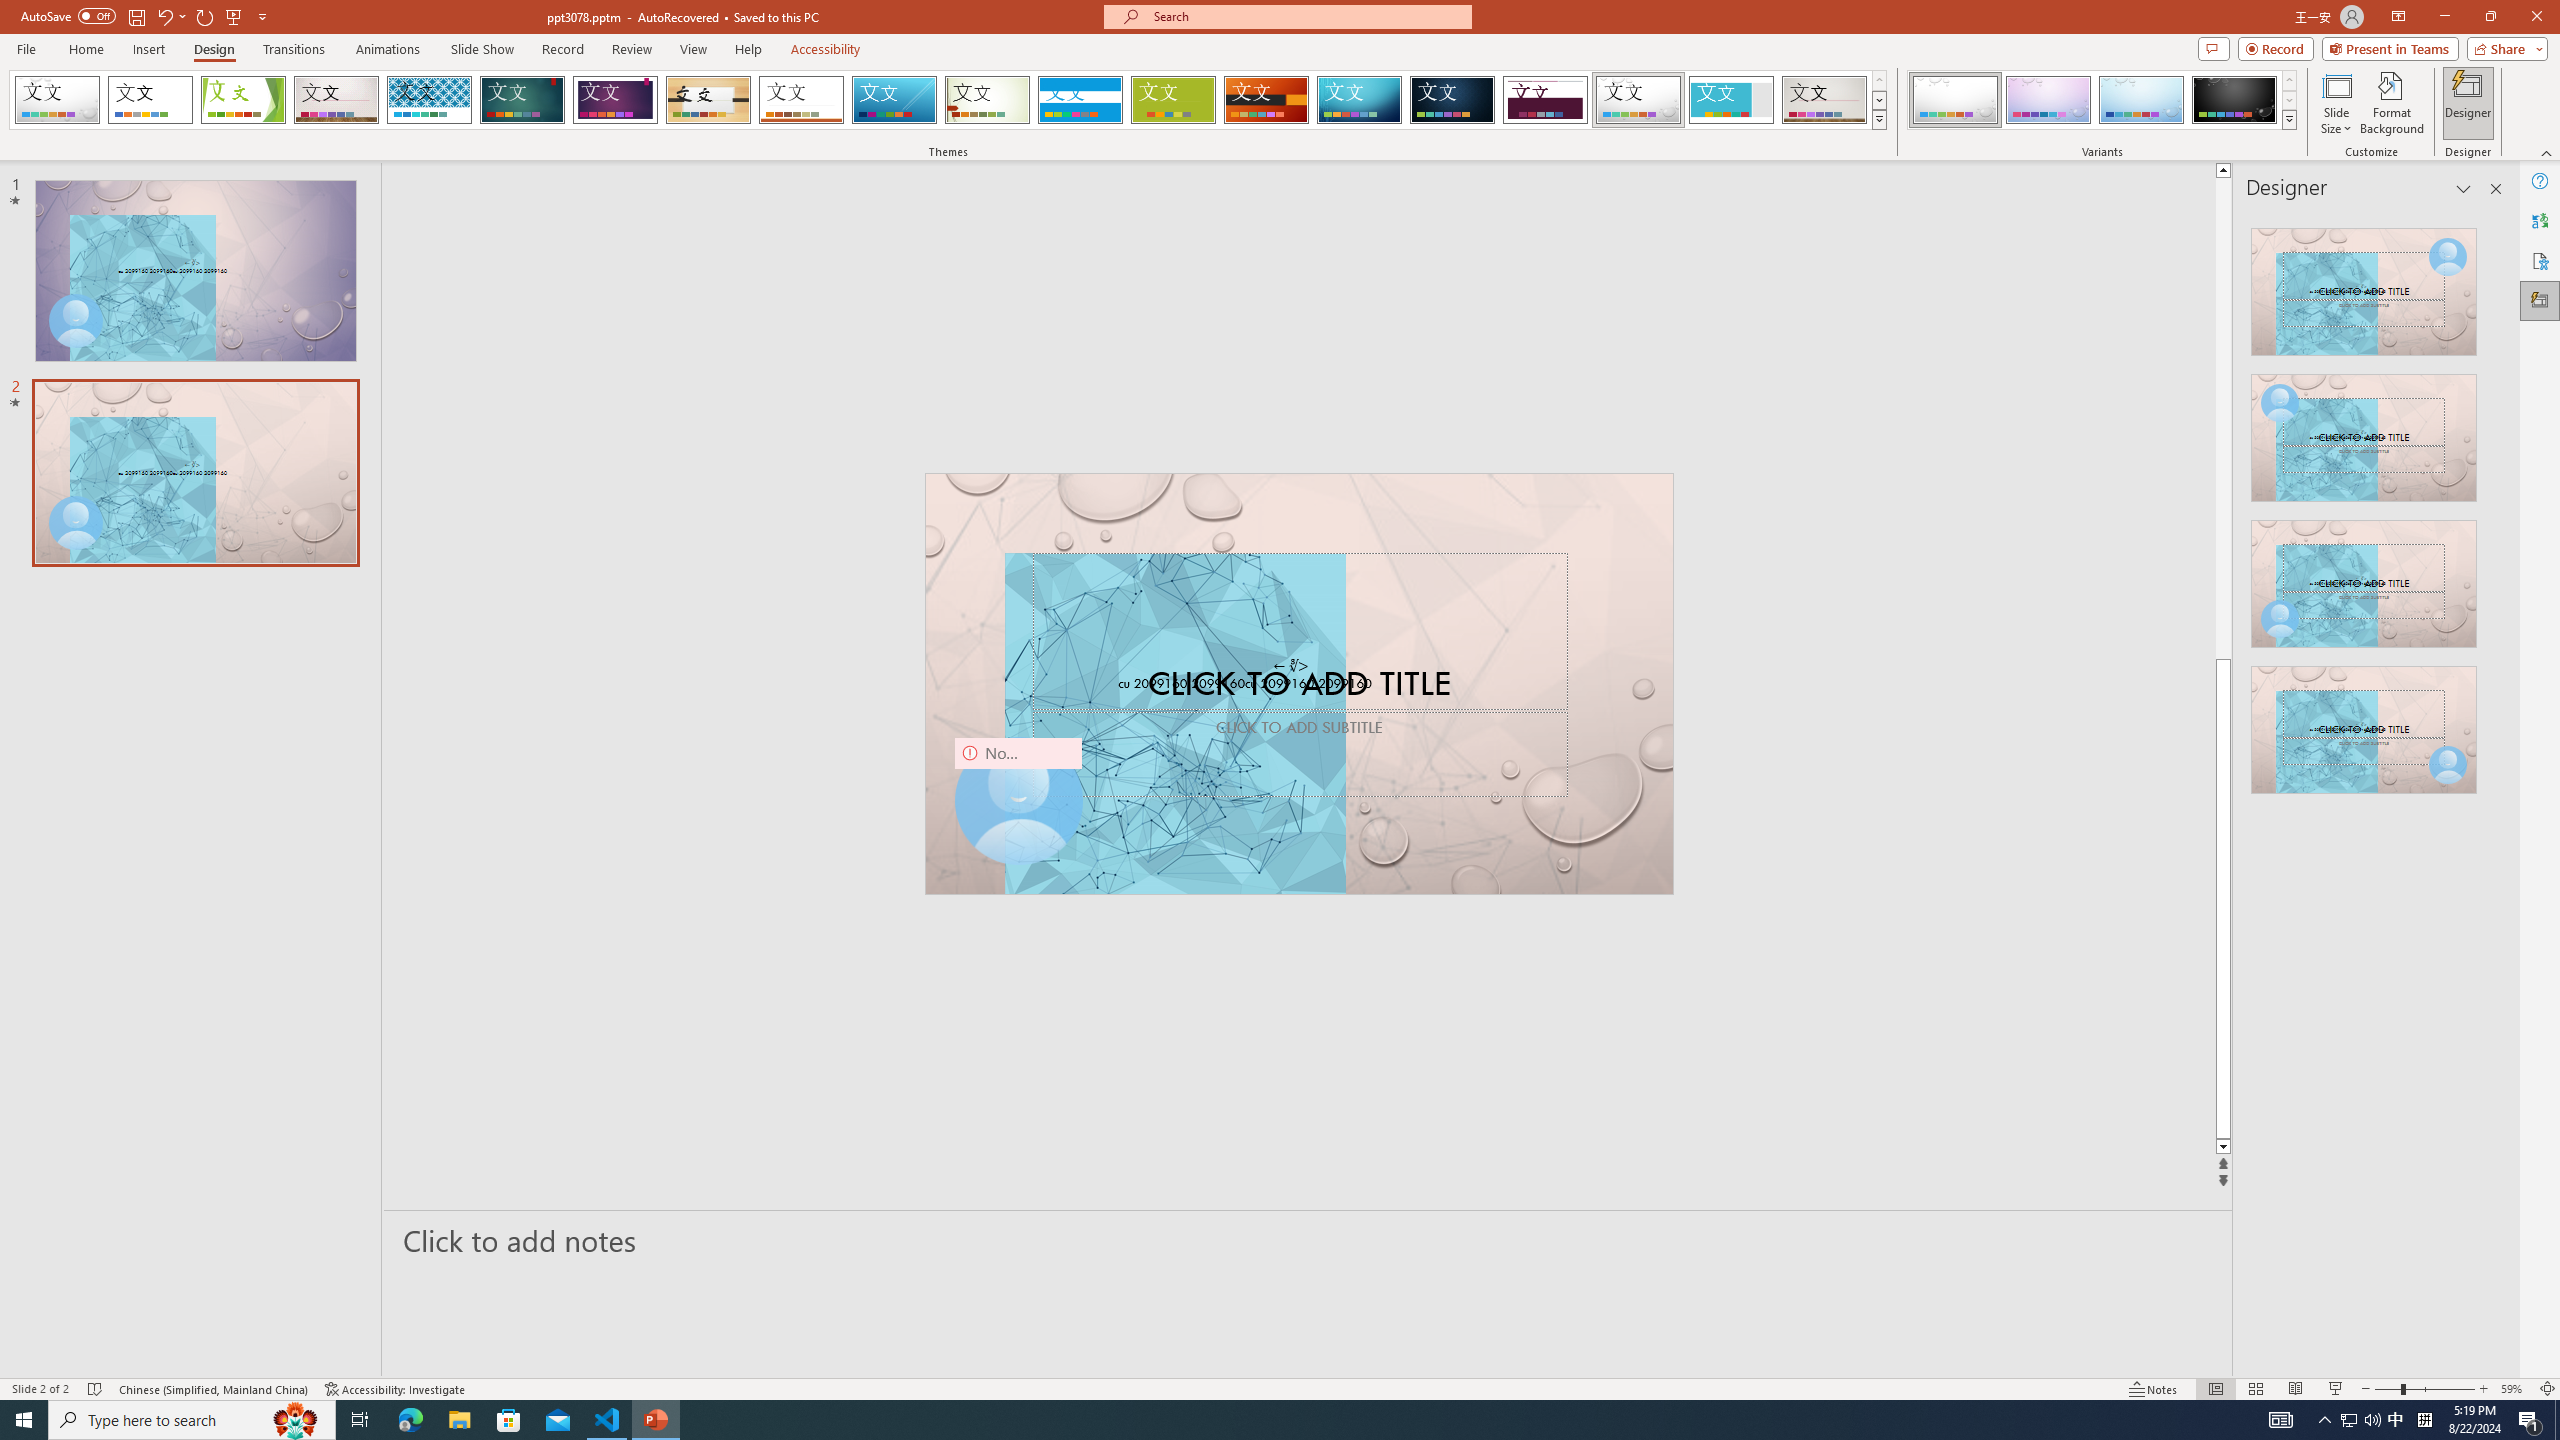 The image size is (2560, 1440). Describe the element at coordinates (1545, 99) in the screenshot. I see `'Dividend'` at that location.